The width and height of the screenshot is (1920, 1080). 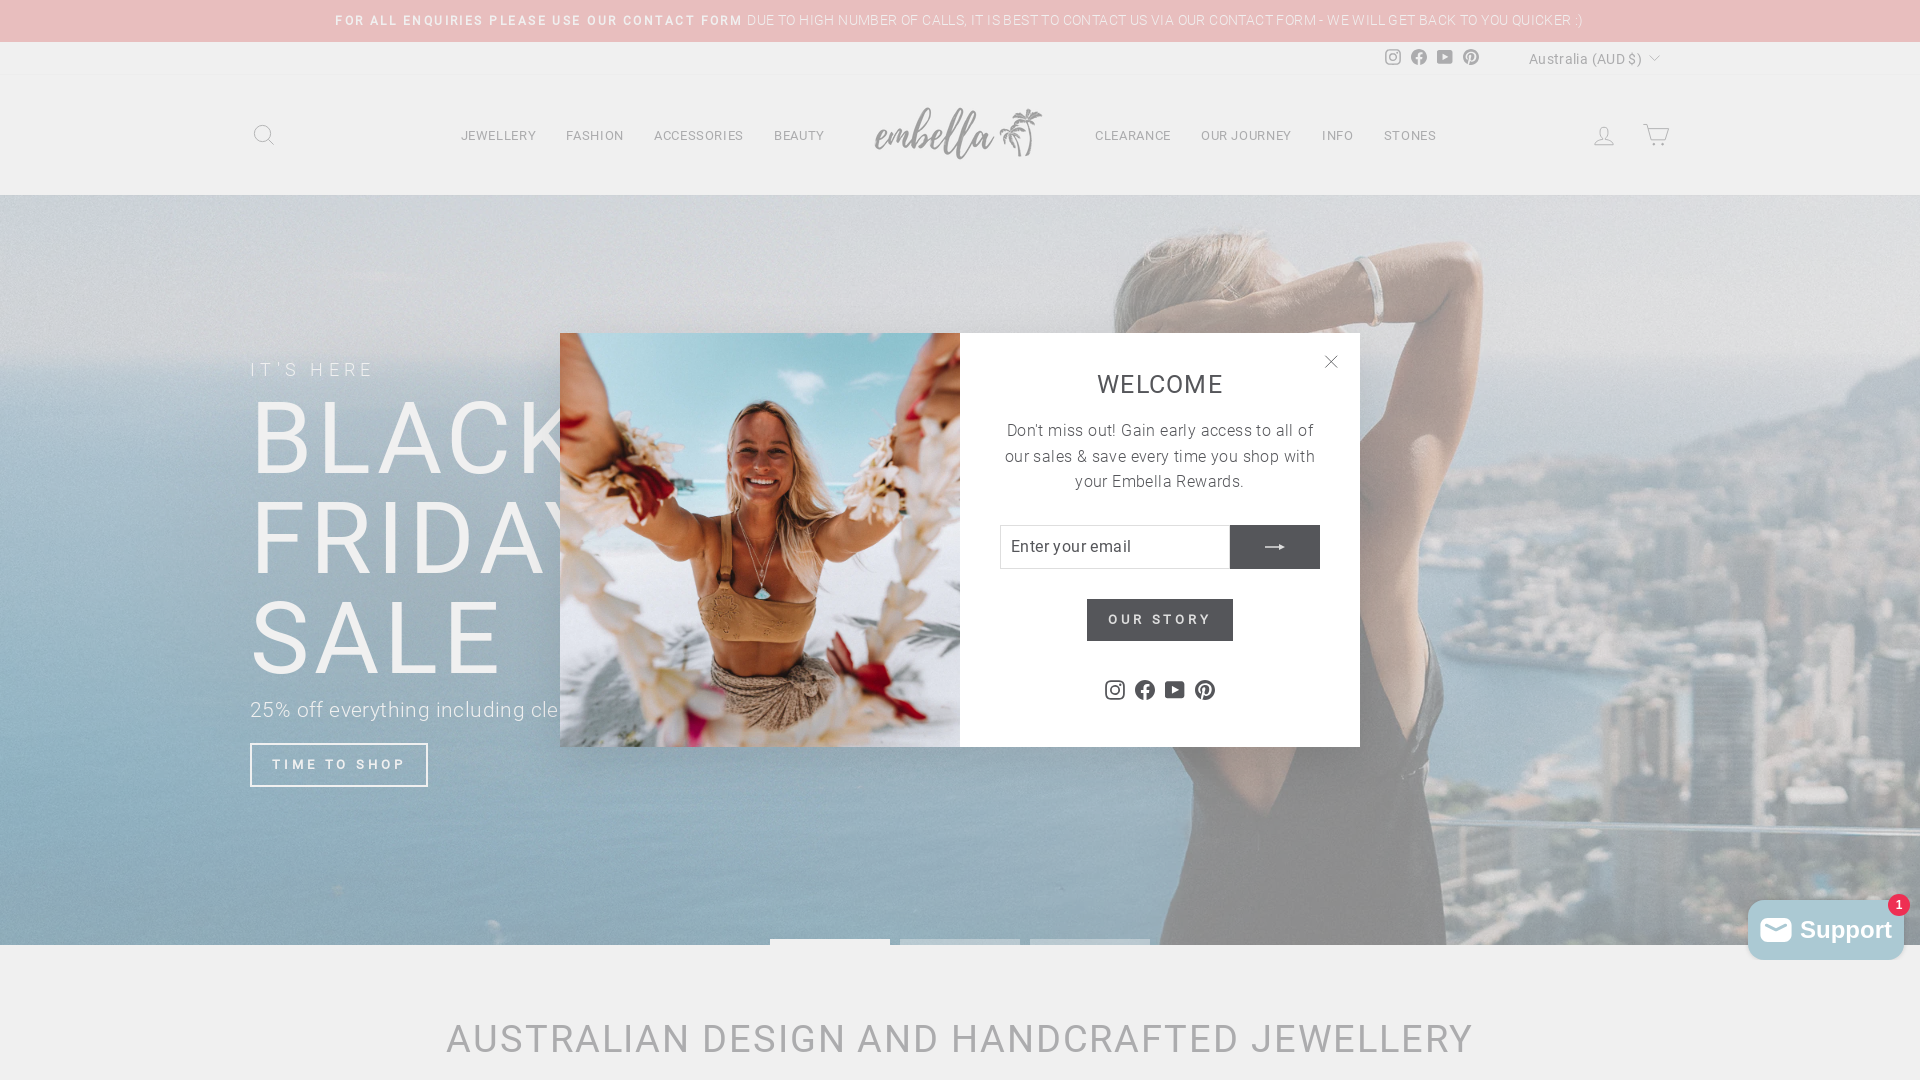 I want to click on 'STONES', so click(x=1367, y=135).